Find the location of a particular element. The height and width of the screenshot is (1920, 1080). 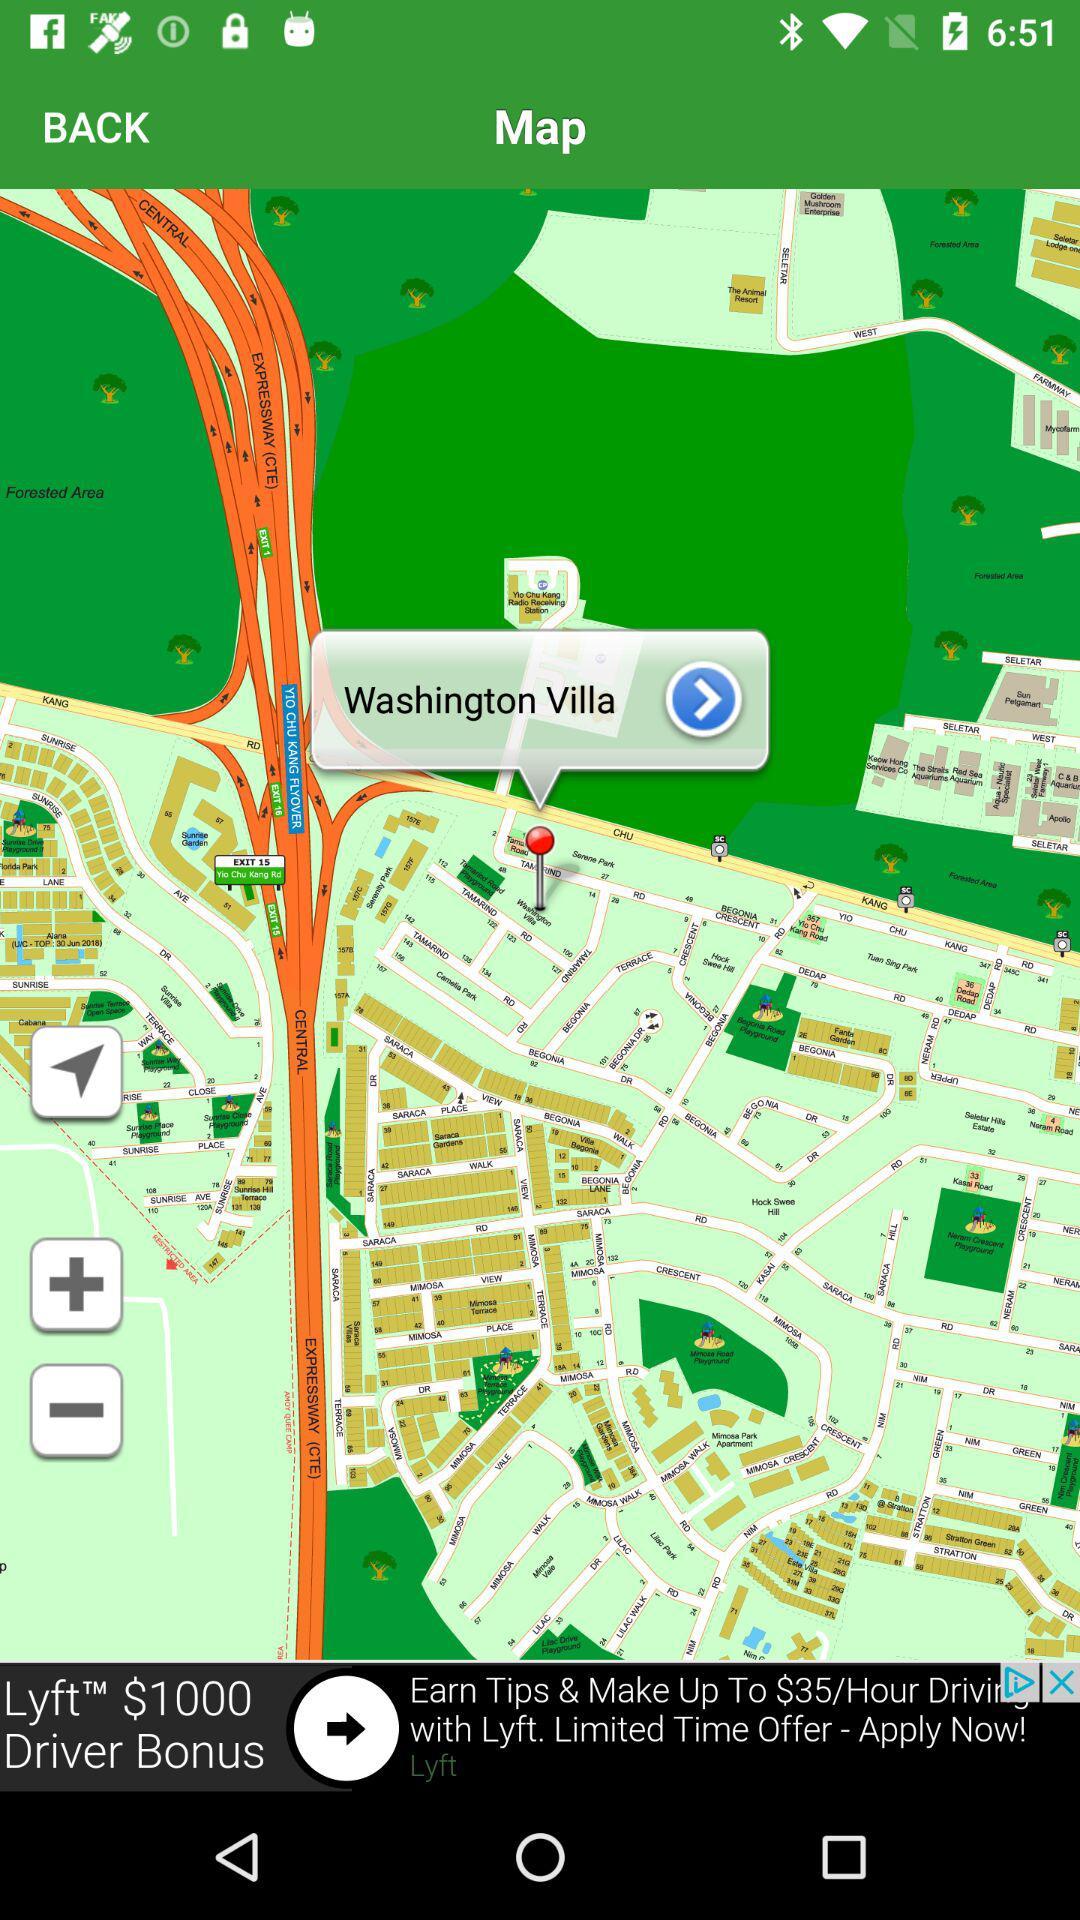

zooms the map out is located at coordinates (75, 1411).